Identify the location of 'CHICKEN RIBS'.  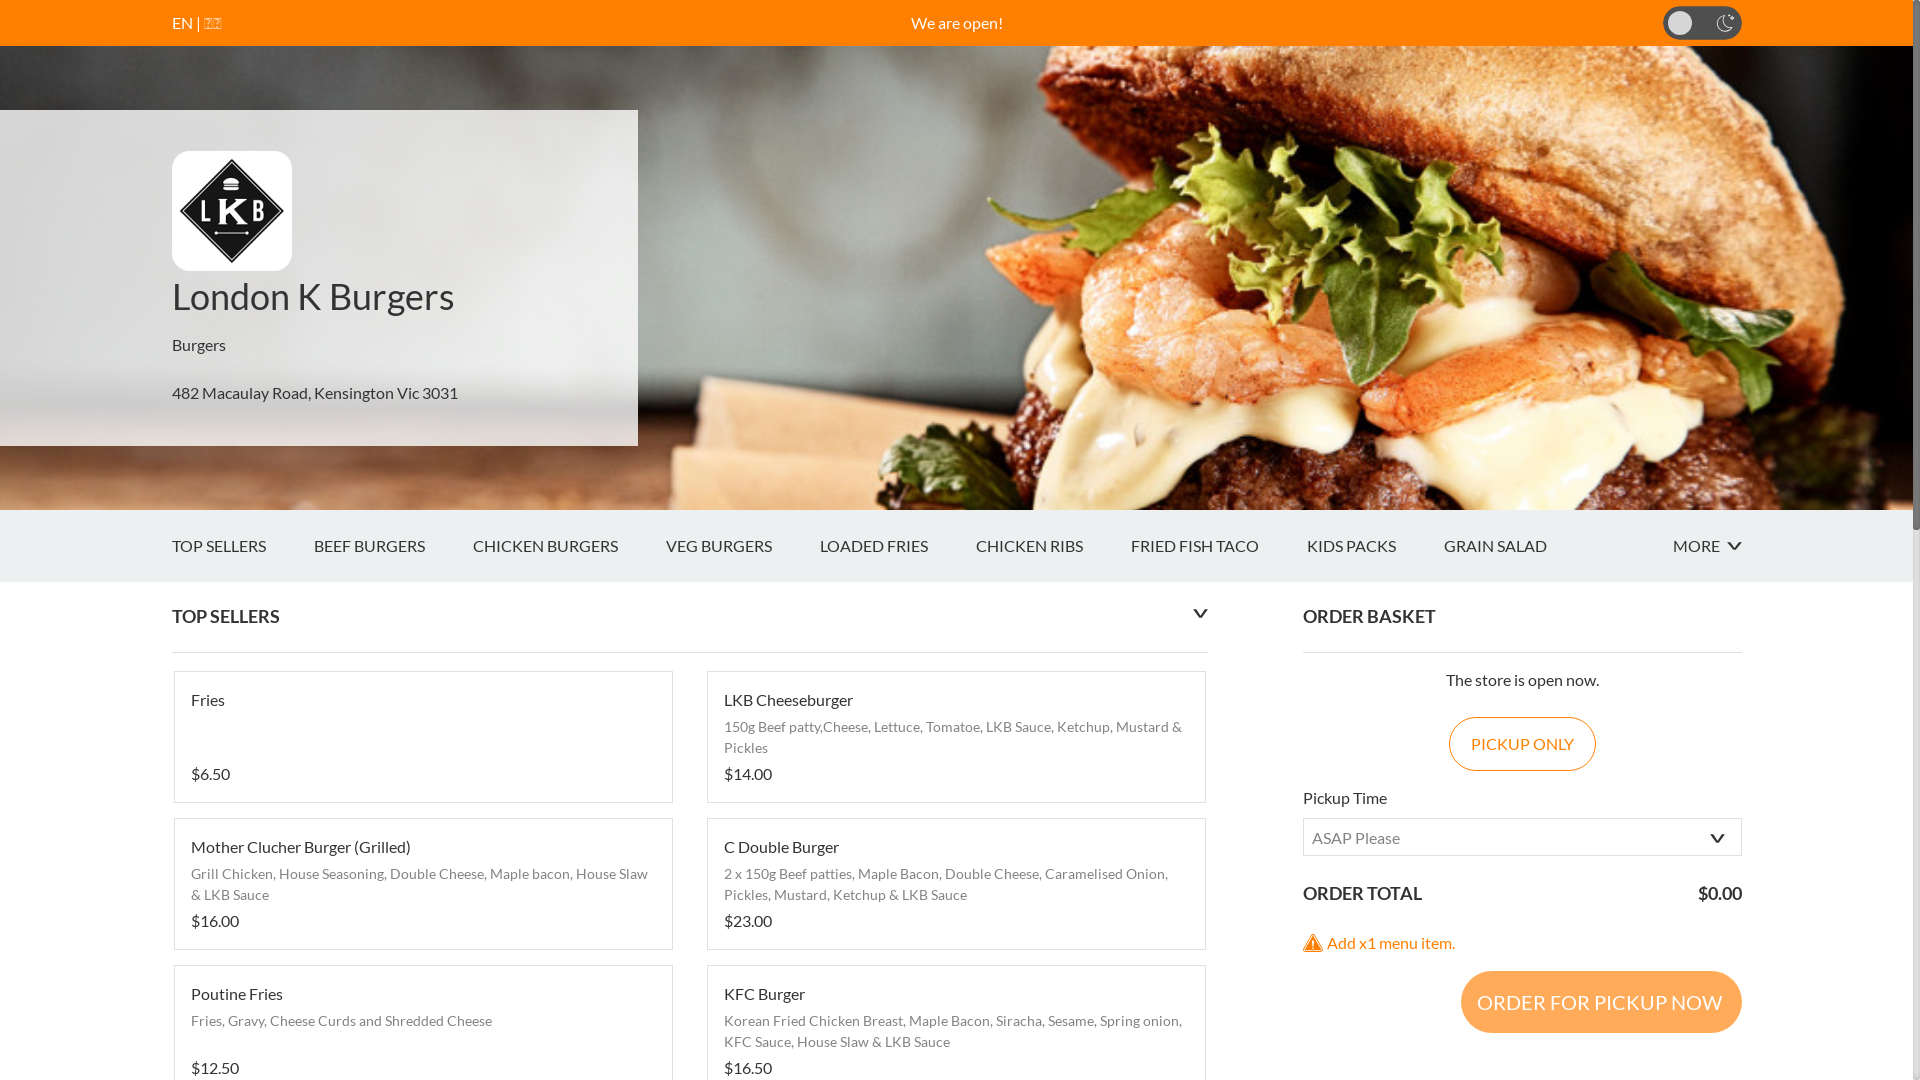
(1052, 546).